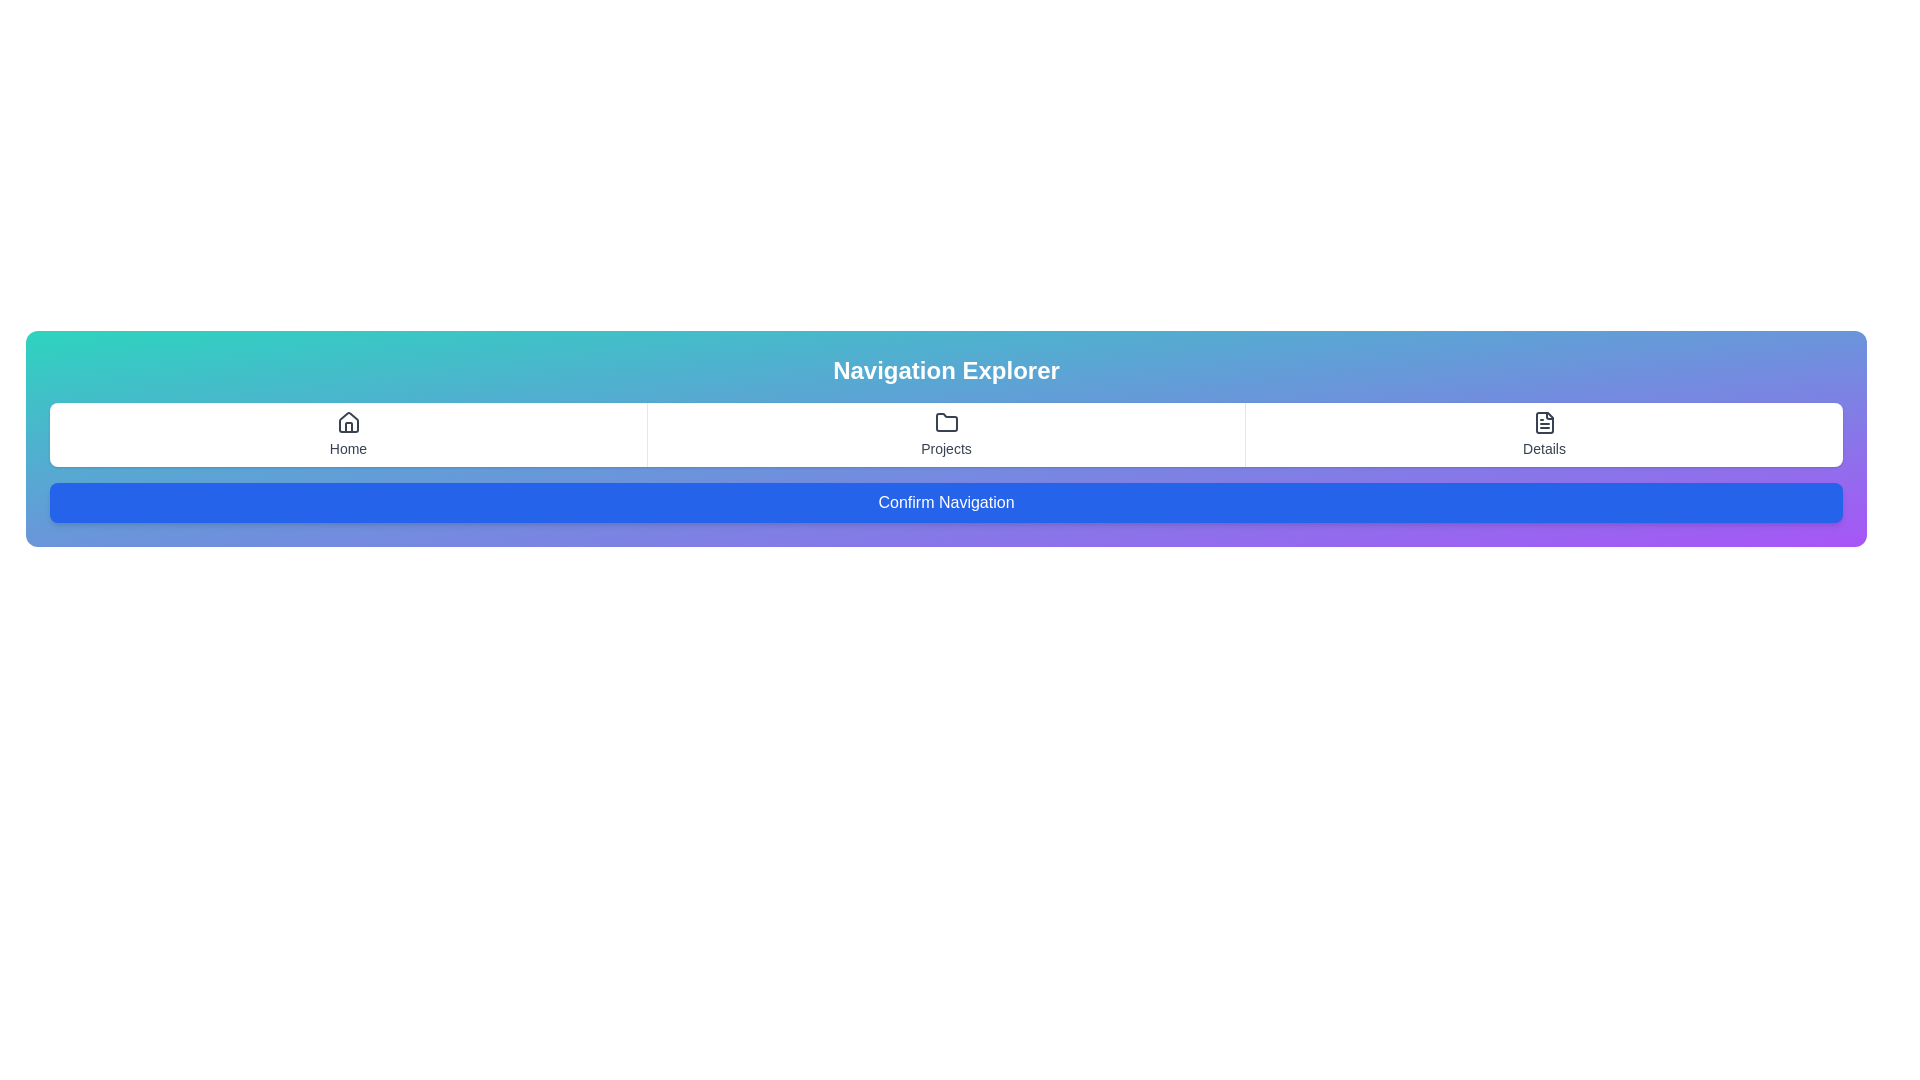 The height and width of the screenshot is (1080, 1920). Describe the element at coordinates (348, 426) in the screenshot. I see `the door detail of the house icon, which is centrally aligned below the roof section` at that location.